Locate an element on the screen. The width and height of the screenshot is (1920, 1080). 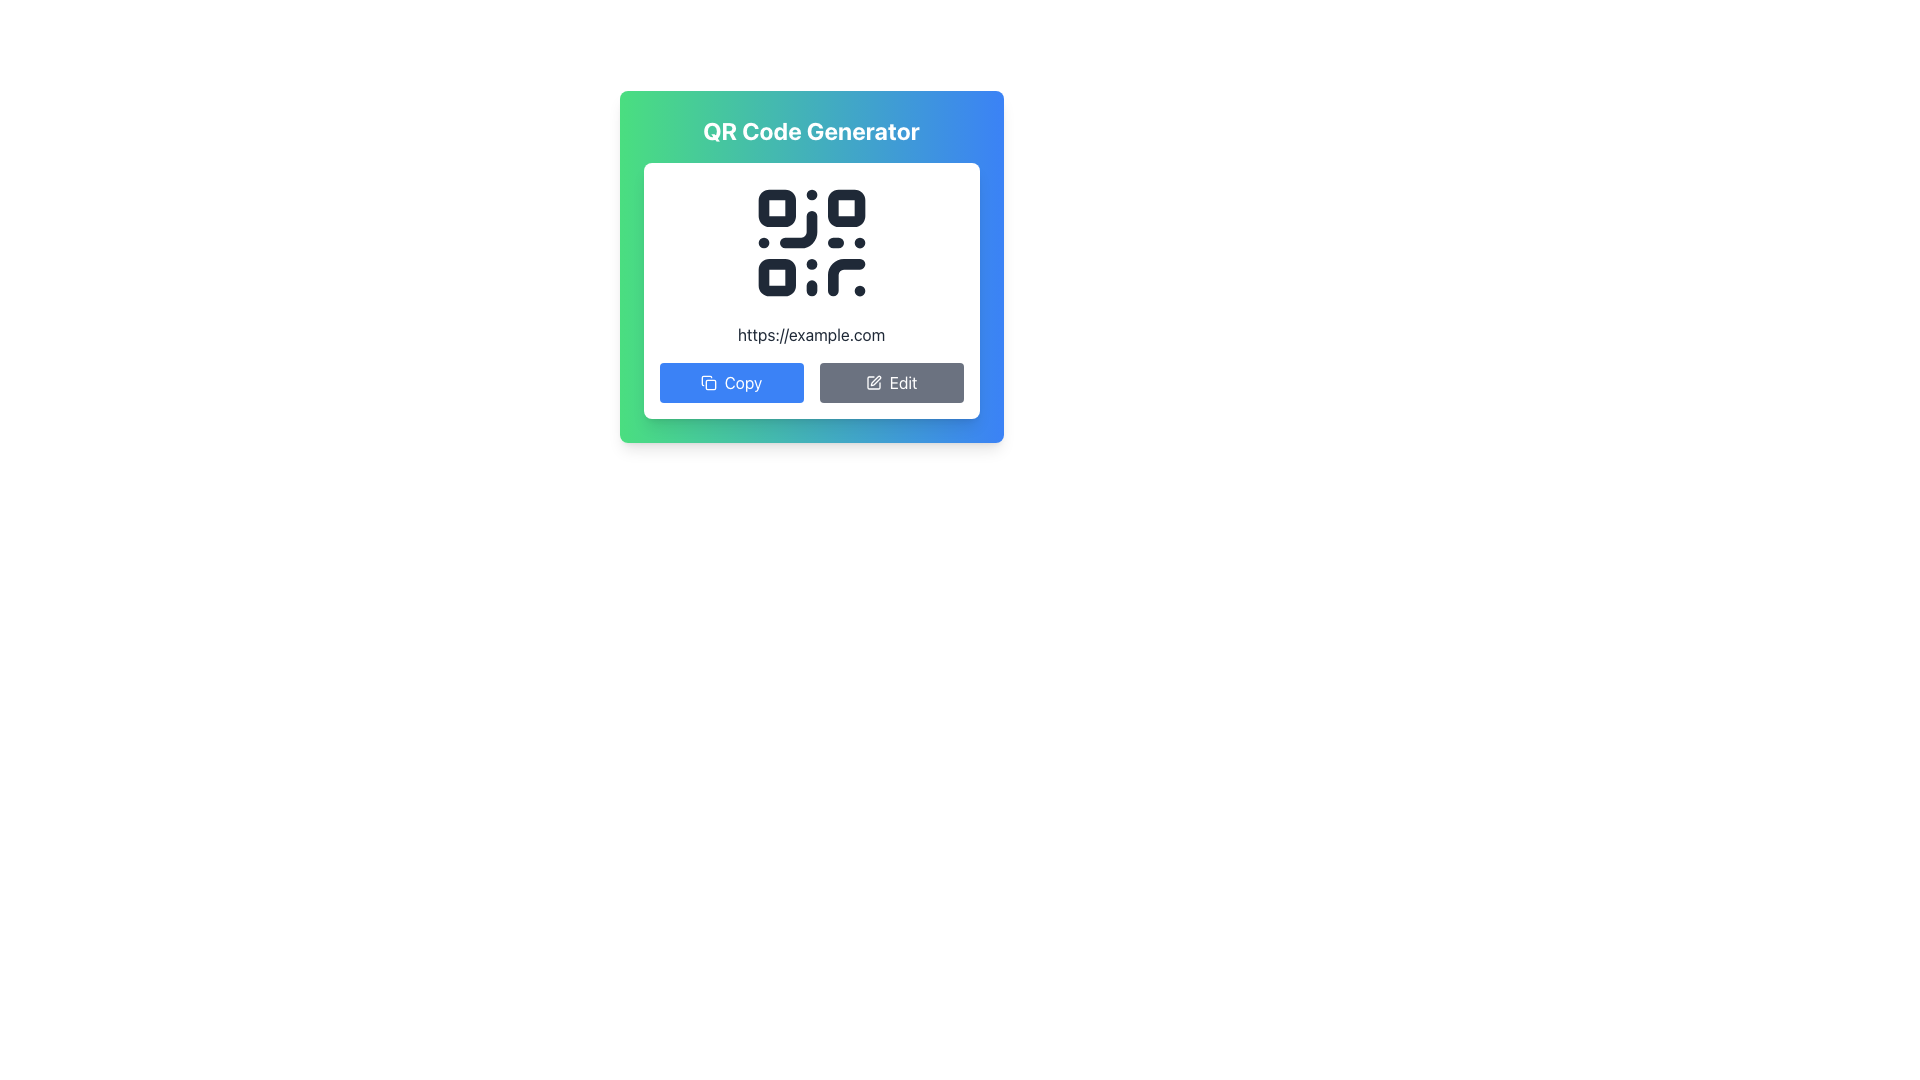
the small, square-shaped icon located at the bottom-right of the QR code graphic, which is outlined and features a rounded rectangle design is located at coordinates (846, 277).